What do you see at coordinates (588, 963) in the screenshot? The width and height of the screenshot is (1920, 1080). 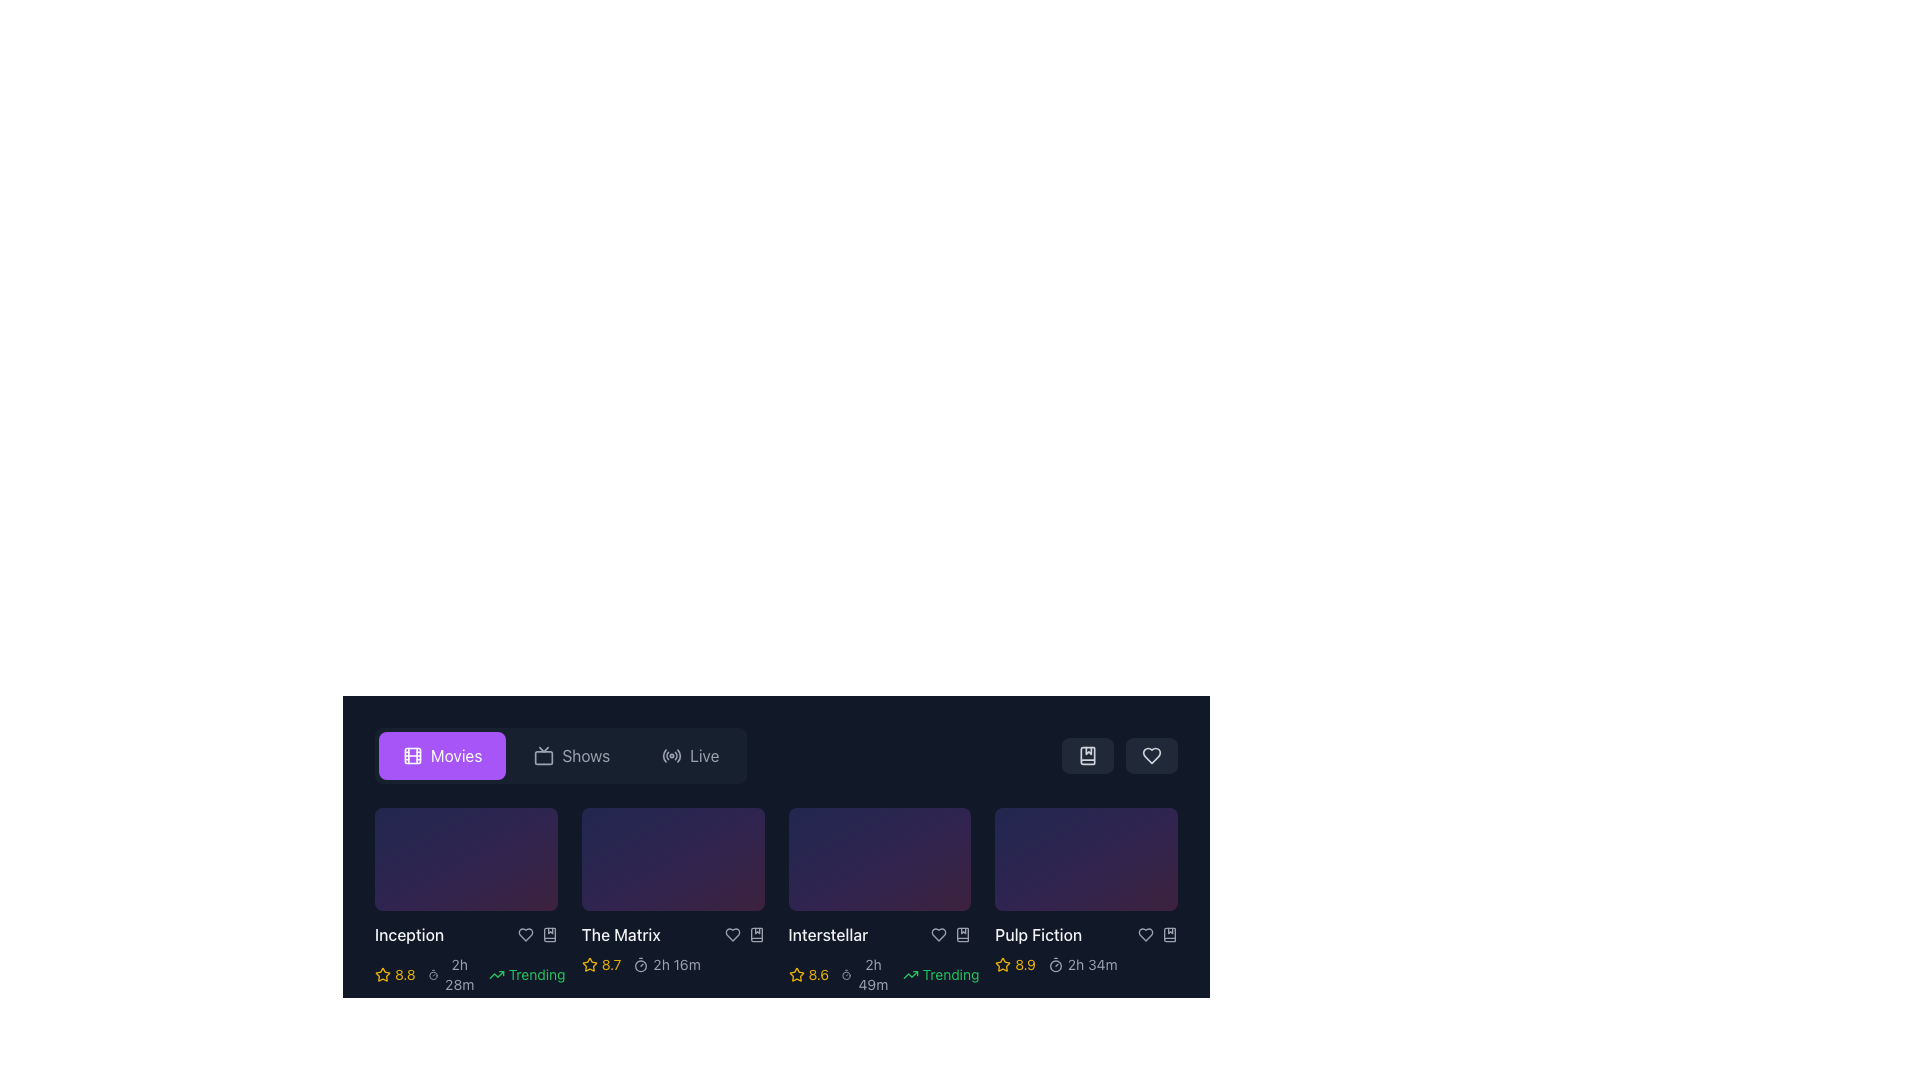 I see `the star-shaped icon with a yellow outline located to the left of the numerical rating '8.7' for the movie 'The Matrix' to interact with it` at bounding box center [588, 963].